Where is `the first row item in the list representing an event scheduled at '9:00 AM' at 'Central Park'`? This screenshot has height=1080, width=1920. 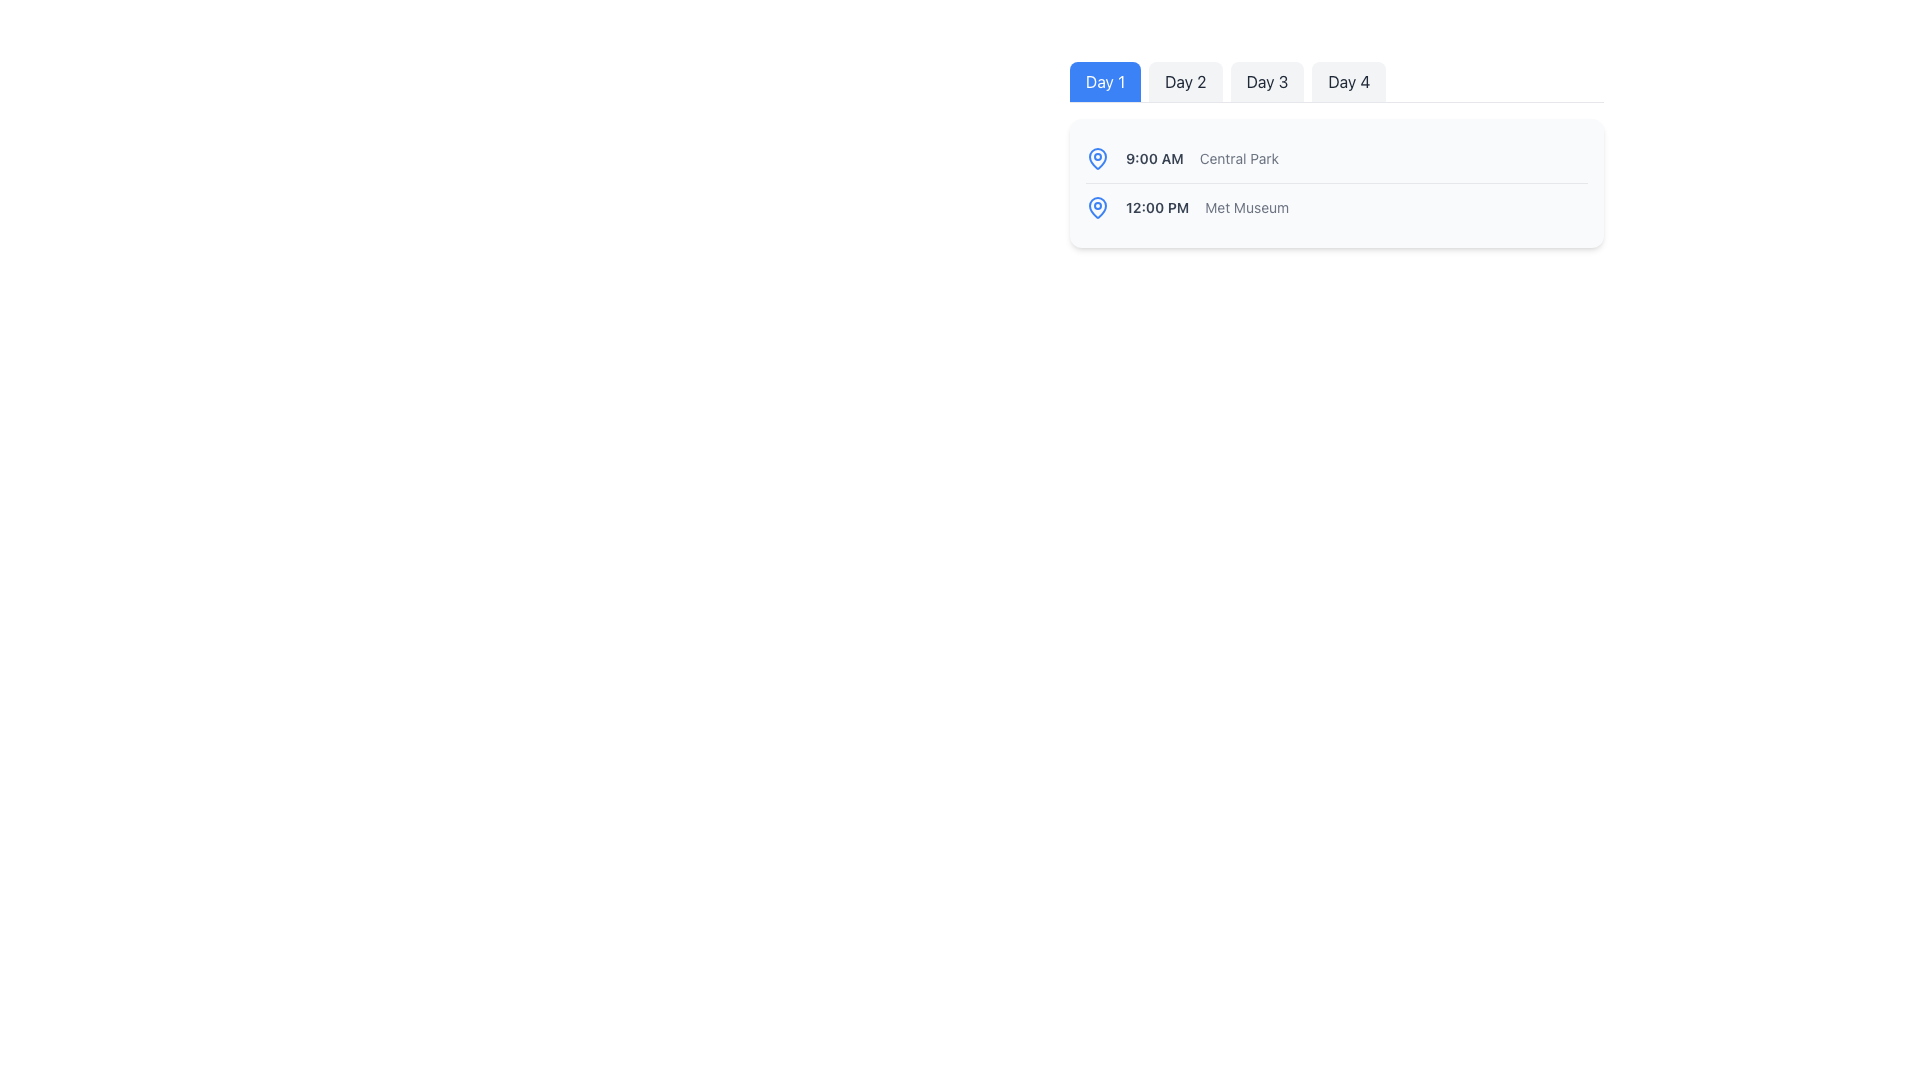
the first row item in the list representing an event scheduled at '9:00 AM' at 'Central Park' is located at coordinates (1337, 157).